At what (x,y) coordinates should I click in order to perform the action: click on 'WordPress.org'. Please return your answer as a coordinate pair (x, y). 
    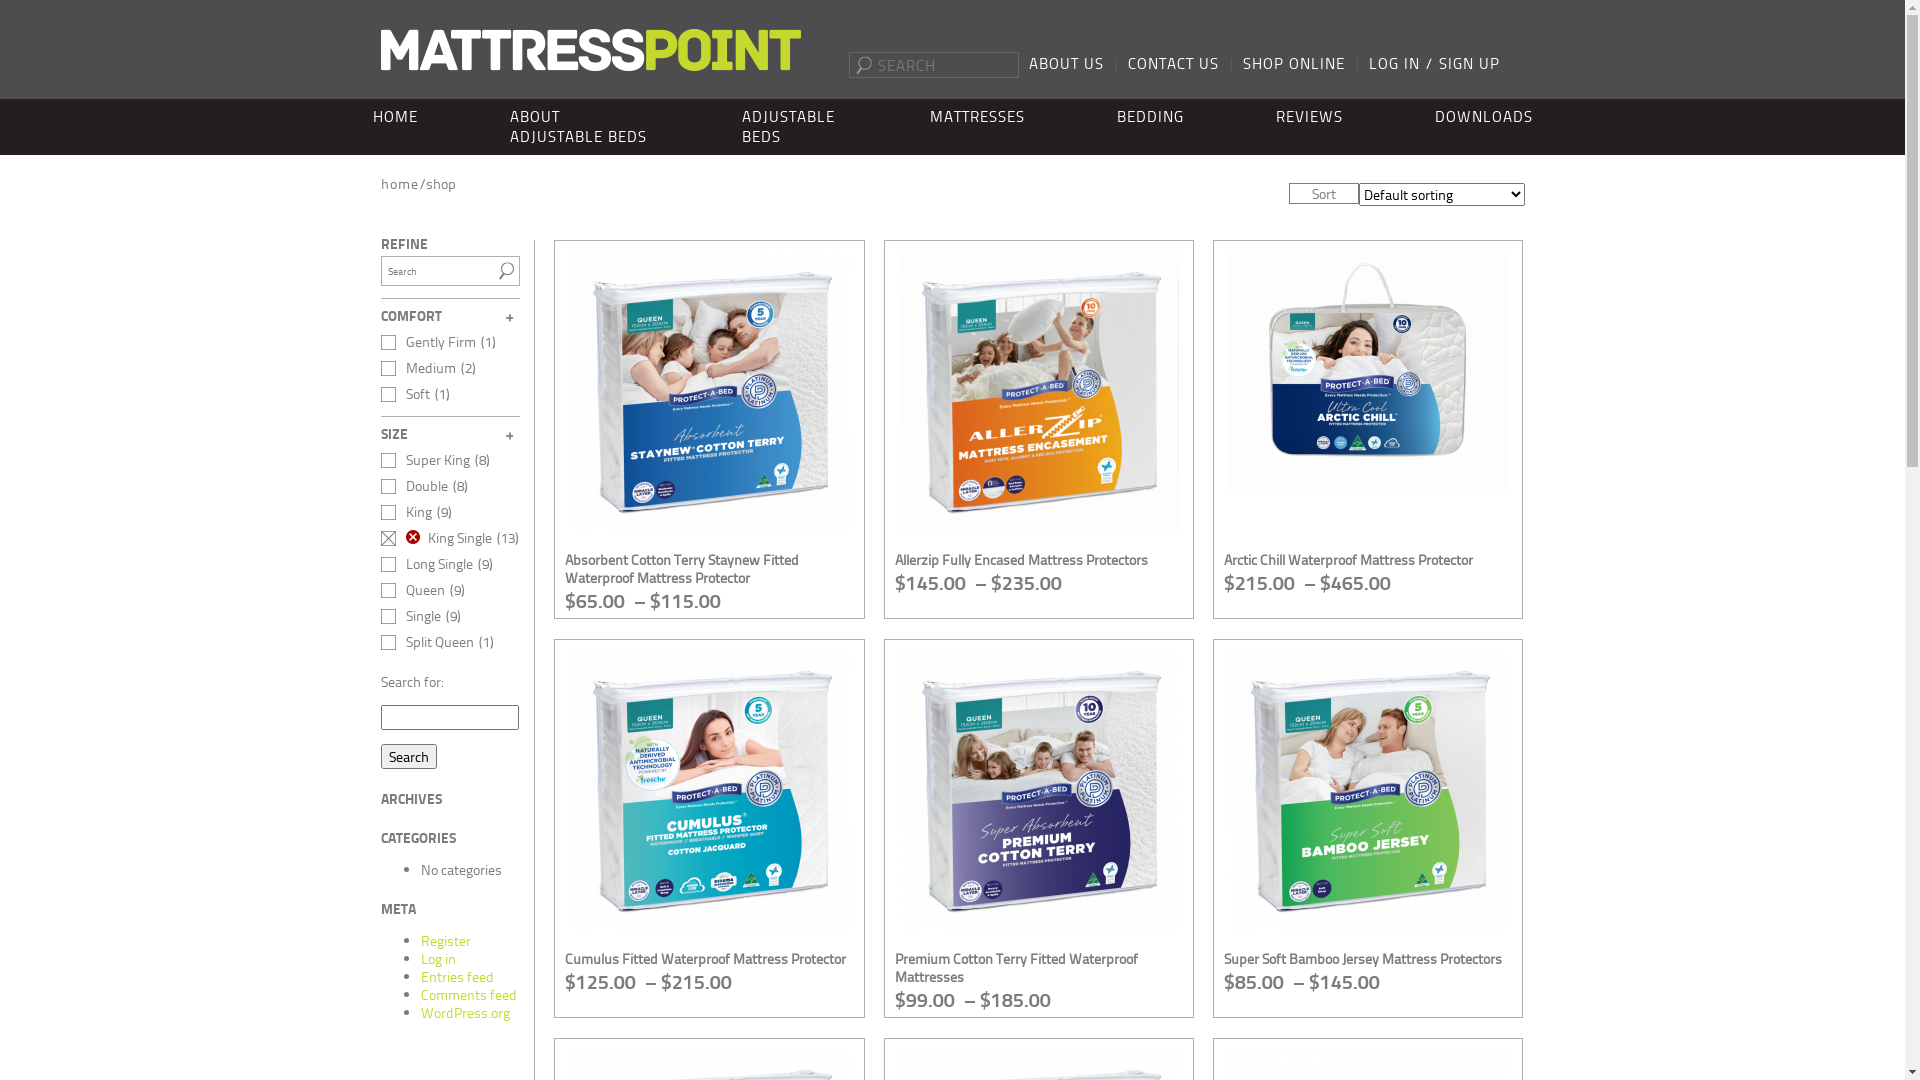
    Looking at the image, I should click on (463, 1012).